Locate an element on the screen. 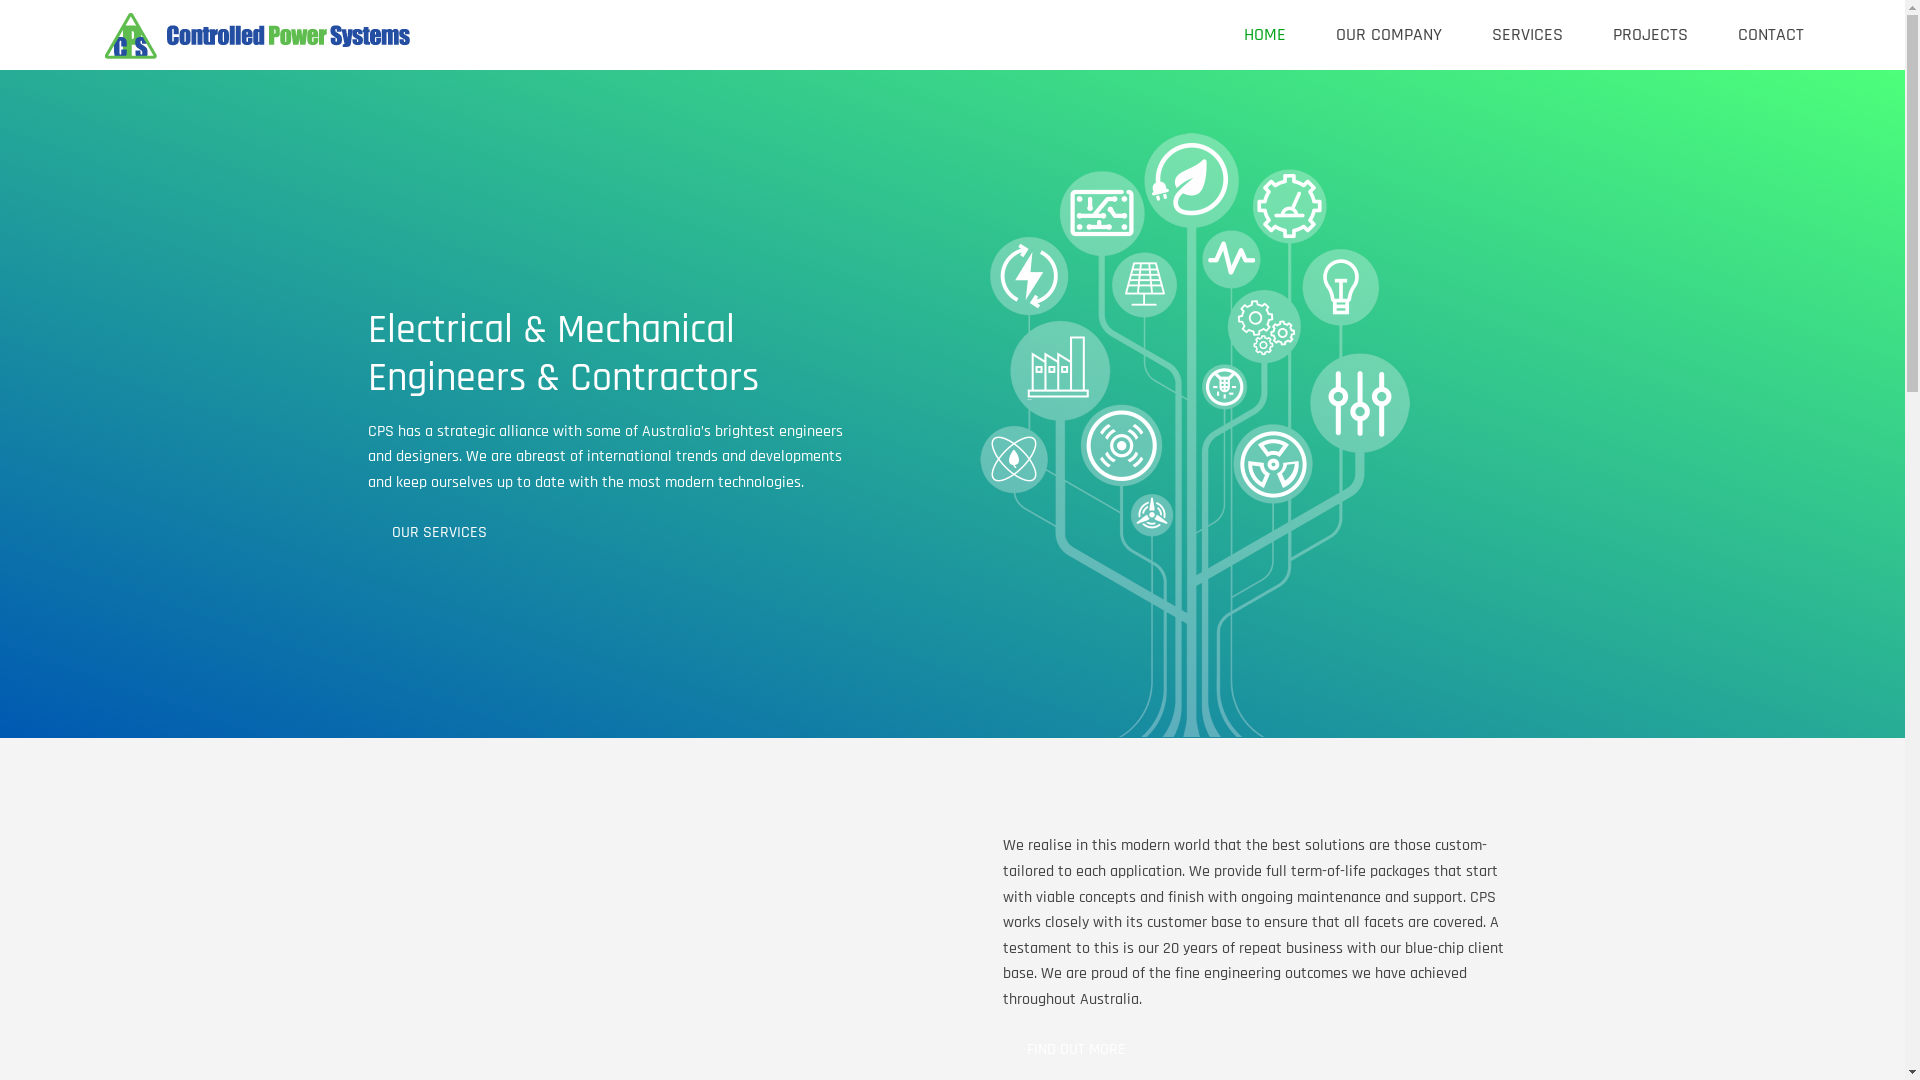 The height and width of the screenshot is (1080, 1920). 'OUR SERVICES' is located at coordinates (438, 532).